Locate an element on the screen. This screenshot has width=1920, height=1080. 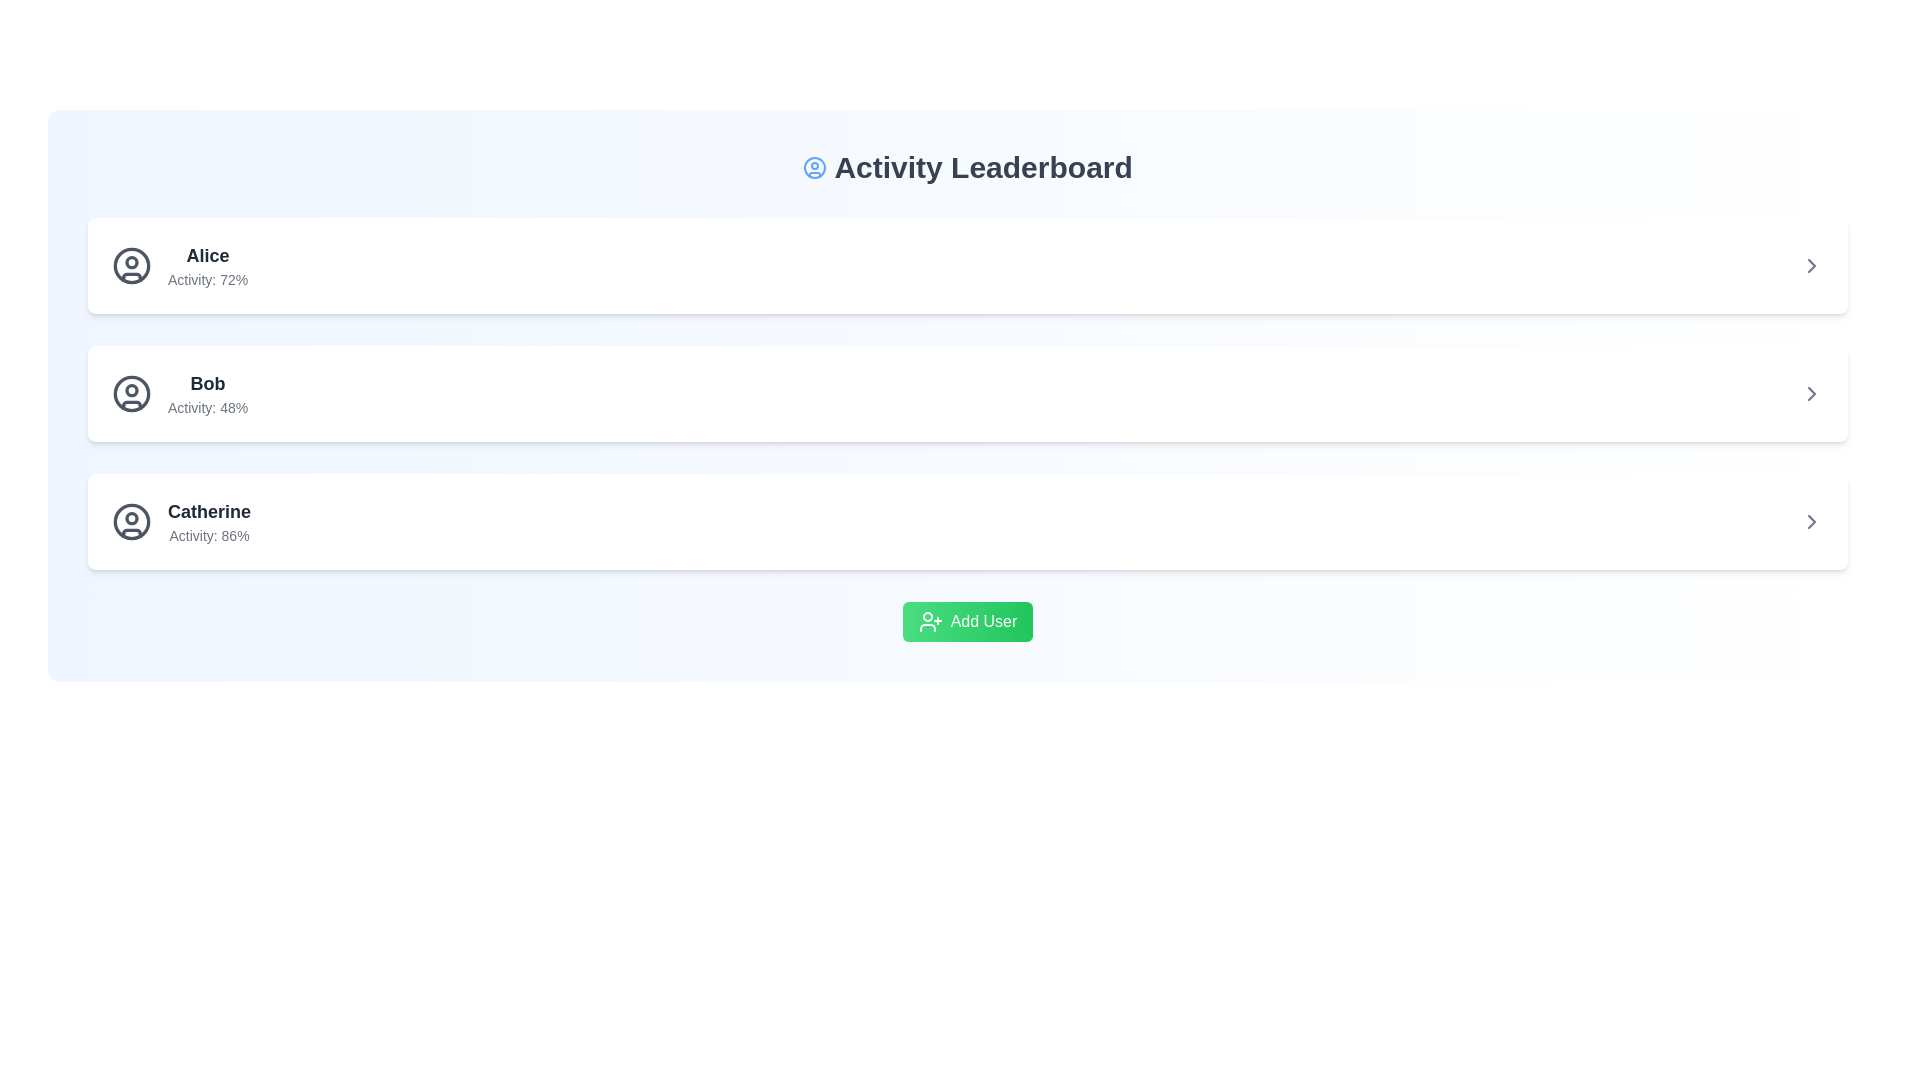
the right-facing chevron icon located at the far right of the 'Catherine' row in the 'Activity Leaderboard' section is located at coordinates (1811, 520).